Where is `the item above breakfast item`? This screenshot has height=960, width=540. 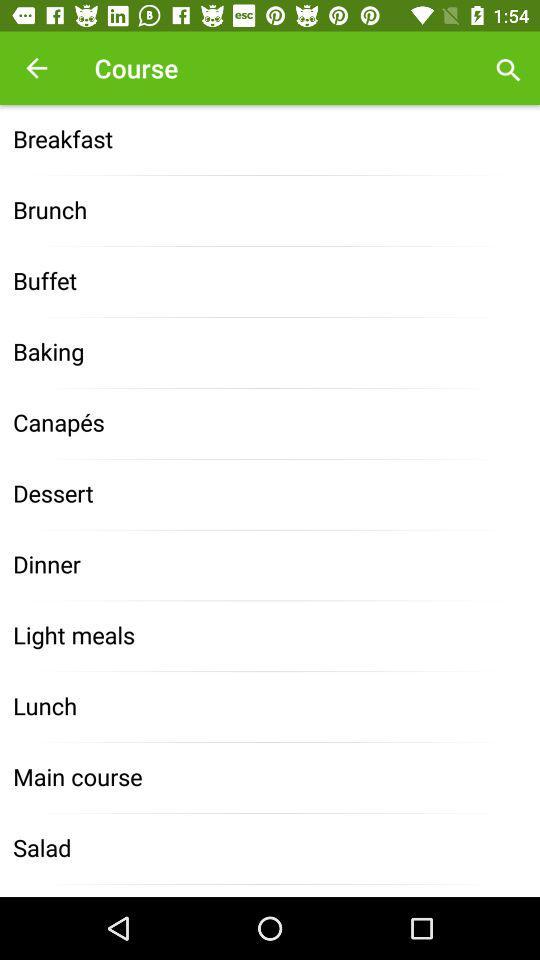 the item above breakfast item is located at coordinates (36, 68).